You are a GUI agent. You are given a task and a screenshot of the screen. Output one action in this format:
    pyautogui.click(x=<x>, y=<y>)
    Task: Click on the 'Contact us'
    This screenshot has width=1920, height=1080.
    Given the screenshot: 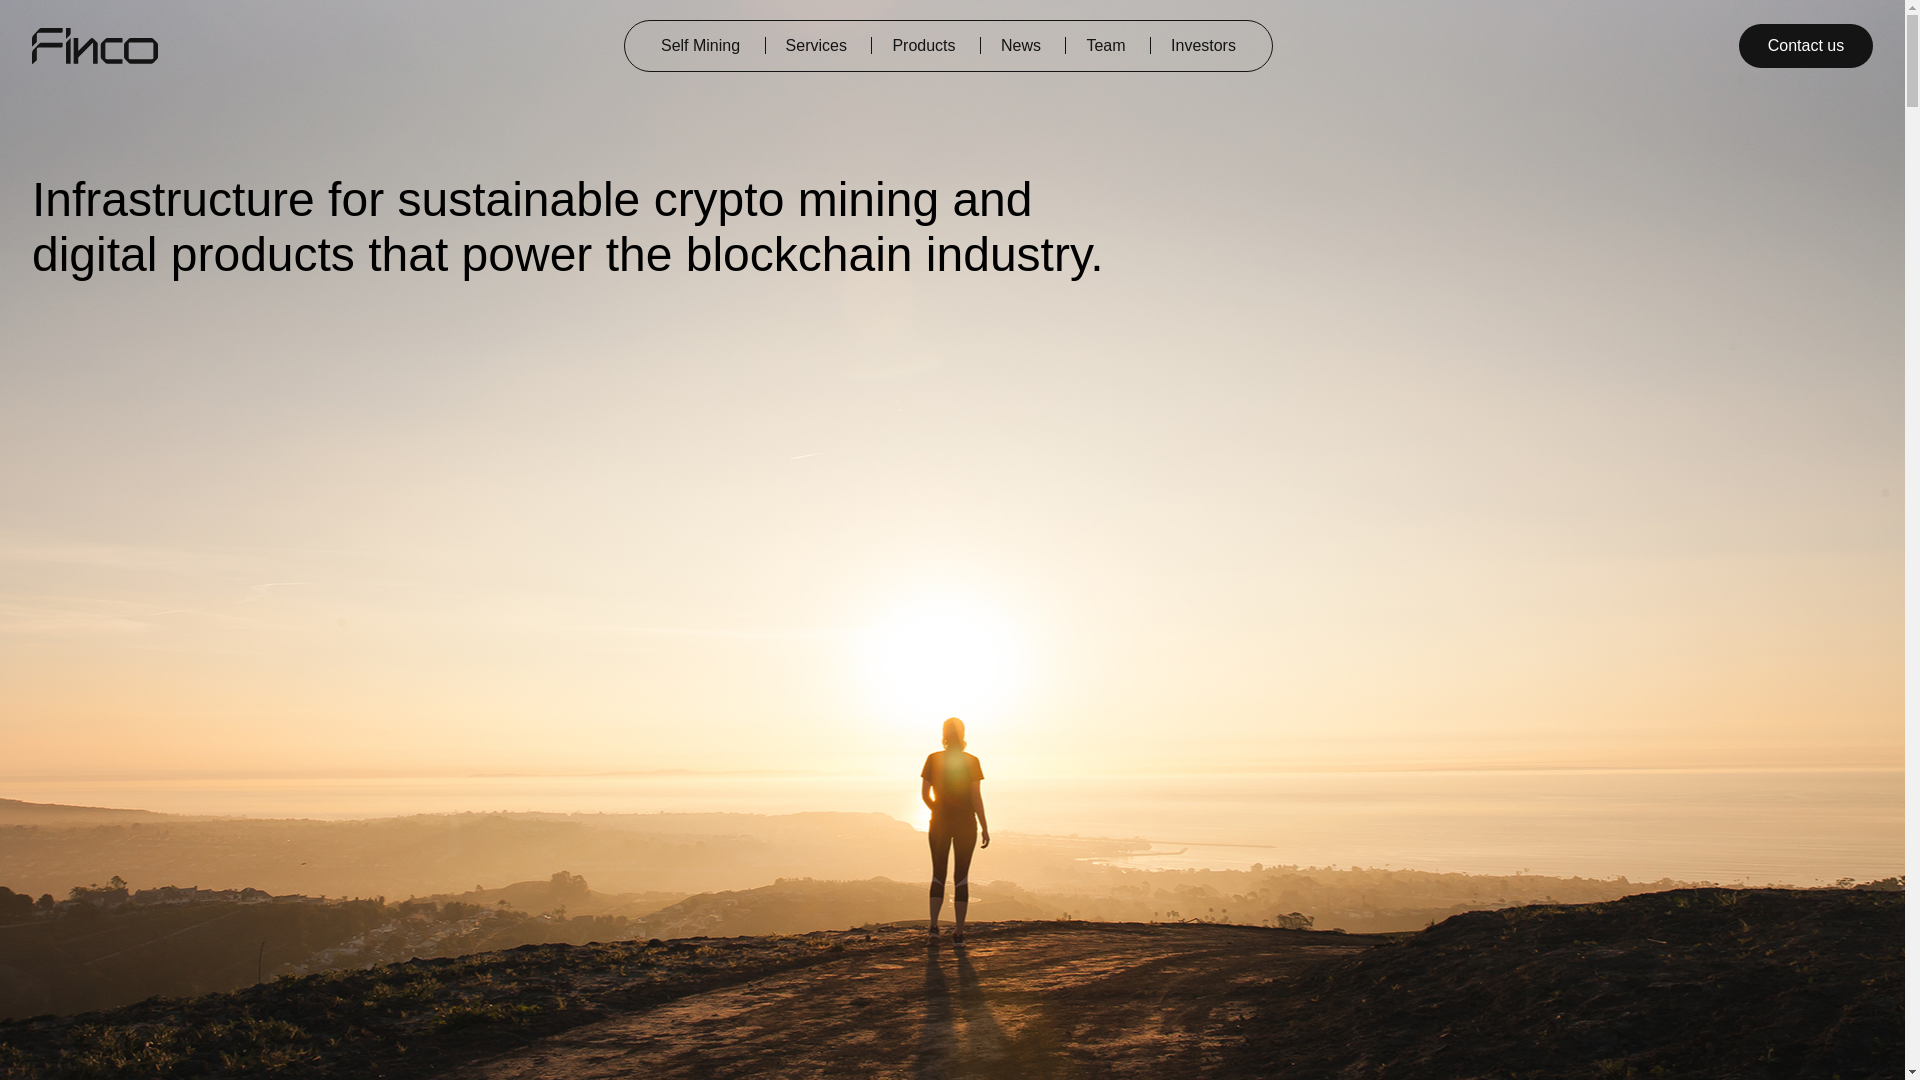 What is the action you would take?
    pyautogui.click(x=1805, y=45)
    